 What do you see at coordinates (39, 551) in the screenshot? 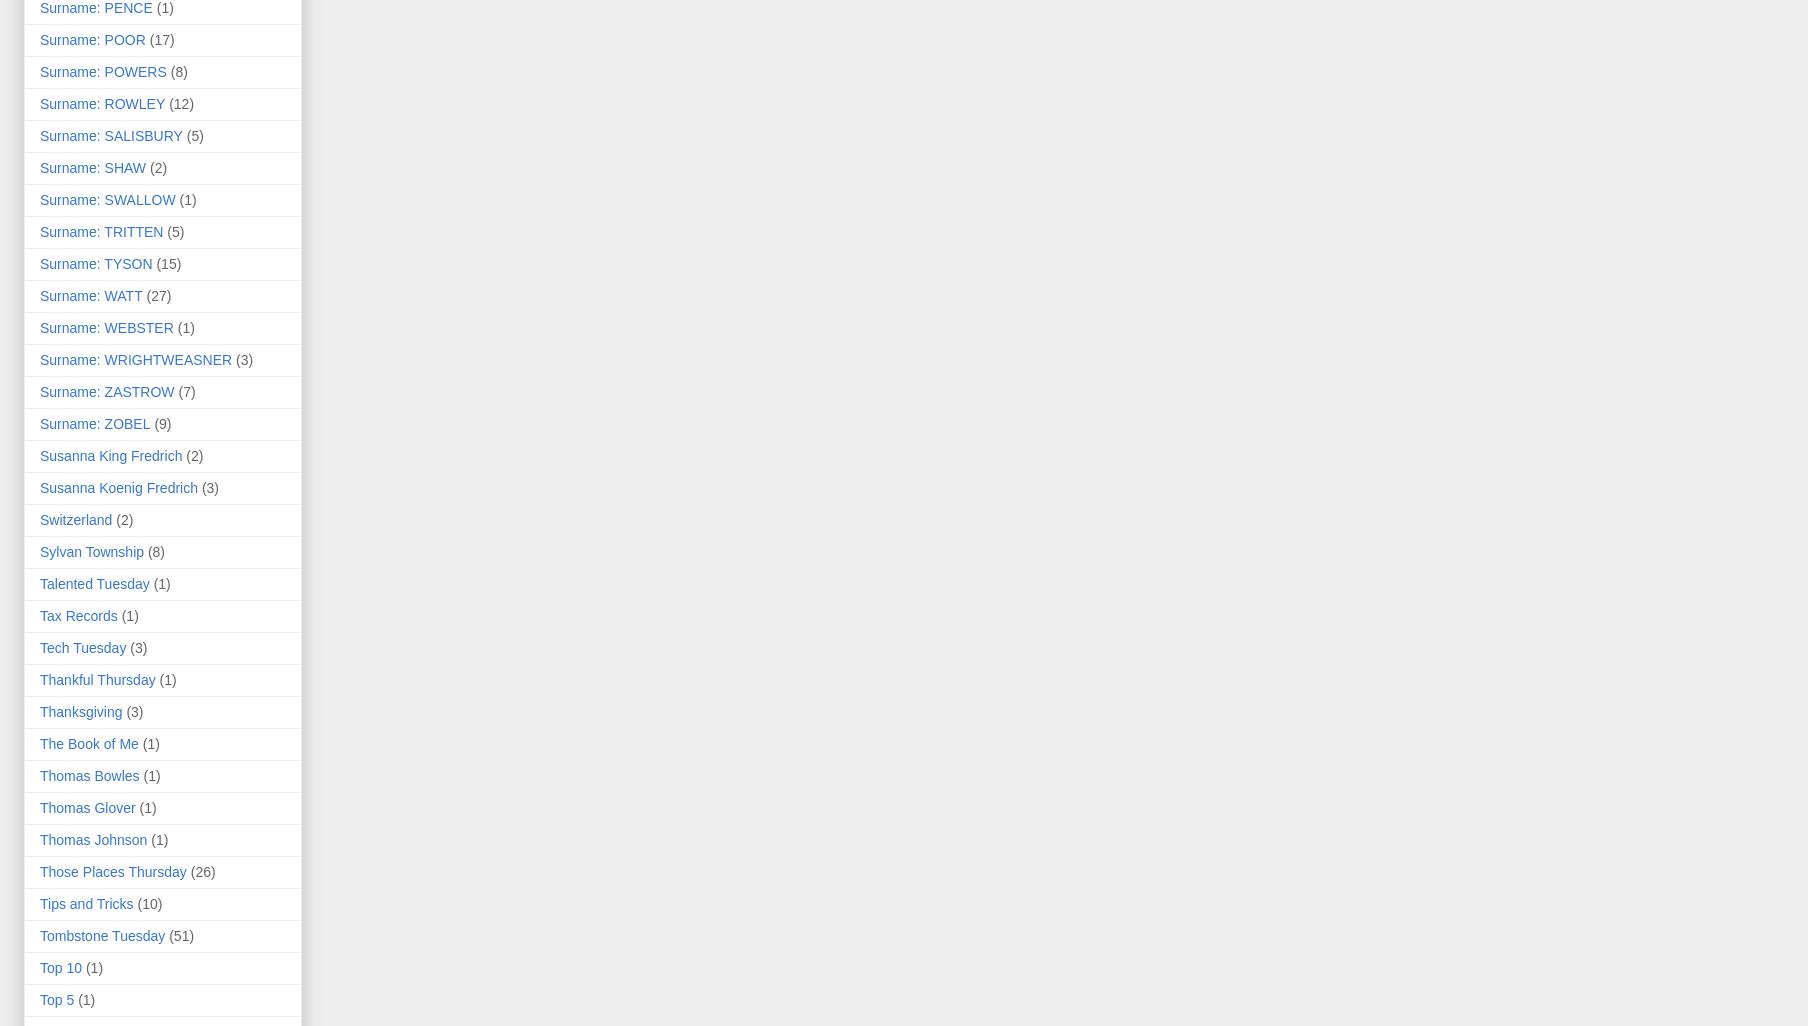
I see `'Sylvan Township'` at bounding box center [39, 551].